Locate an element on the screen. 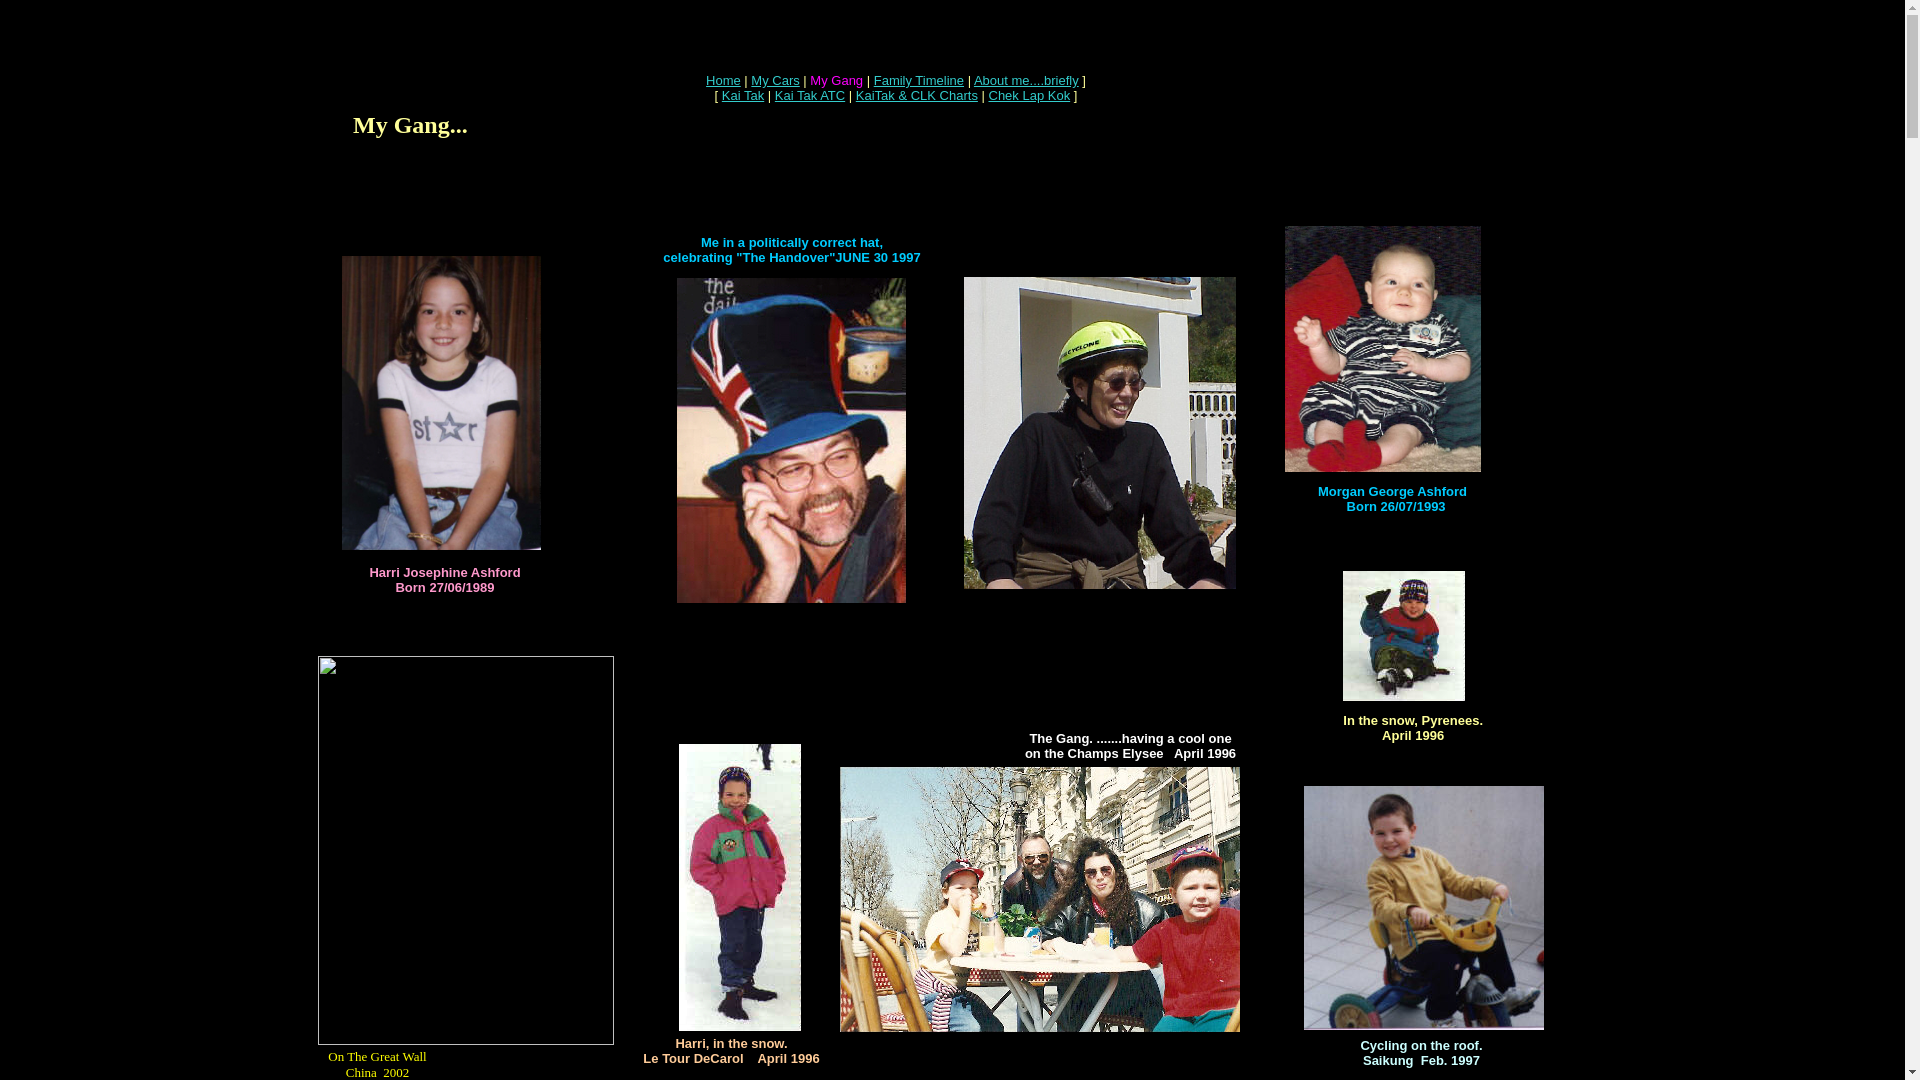 The image size is (1920, 1080). 'Family Timeline' is located at coordinates (917, 79).